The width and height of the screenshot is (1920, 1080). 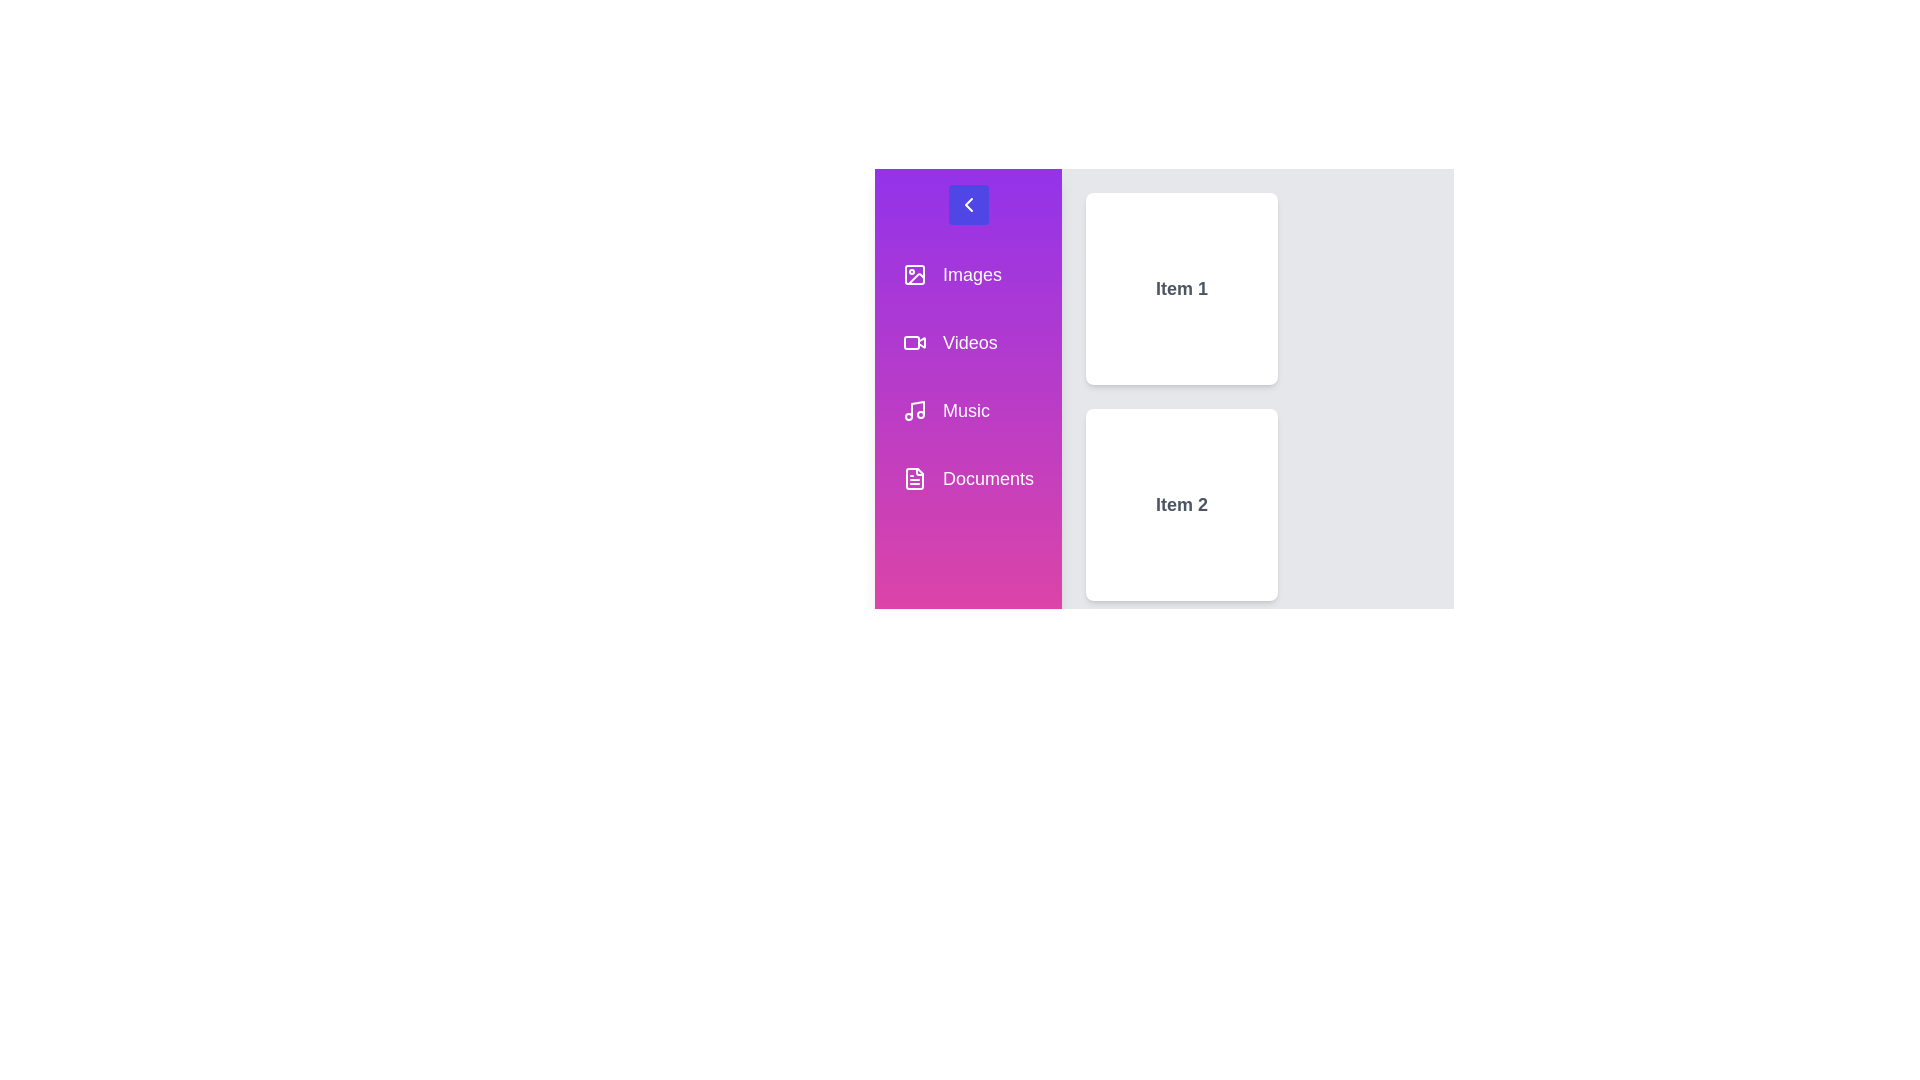 I want to click on the sidebar menu item labeled Videos, so click(x=968, y=342).